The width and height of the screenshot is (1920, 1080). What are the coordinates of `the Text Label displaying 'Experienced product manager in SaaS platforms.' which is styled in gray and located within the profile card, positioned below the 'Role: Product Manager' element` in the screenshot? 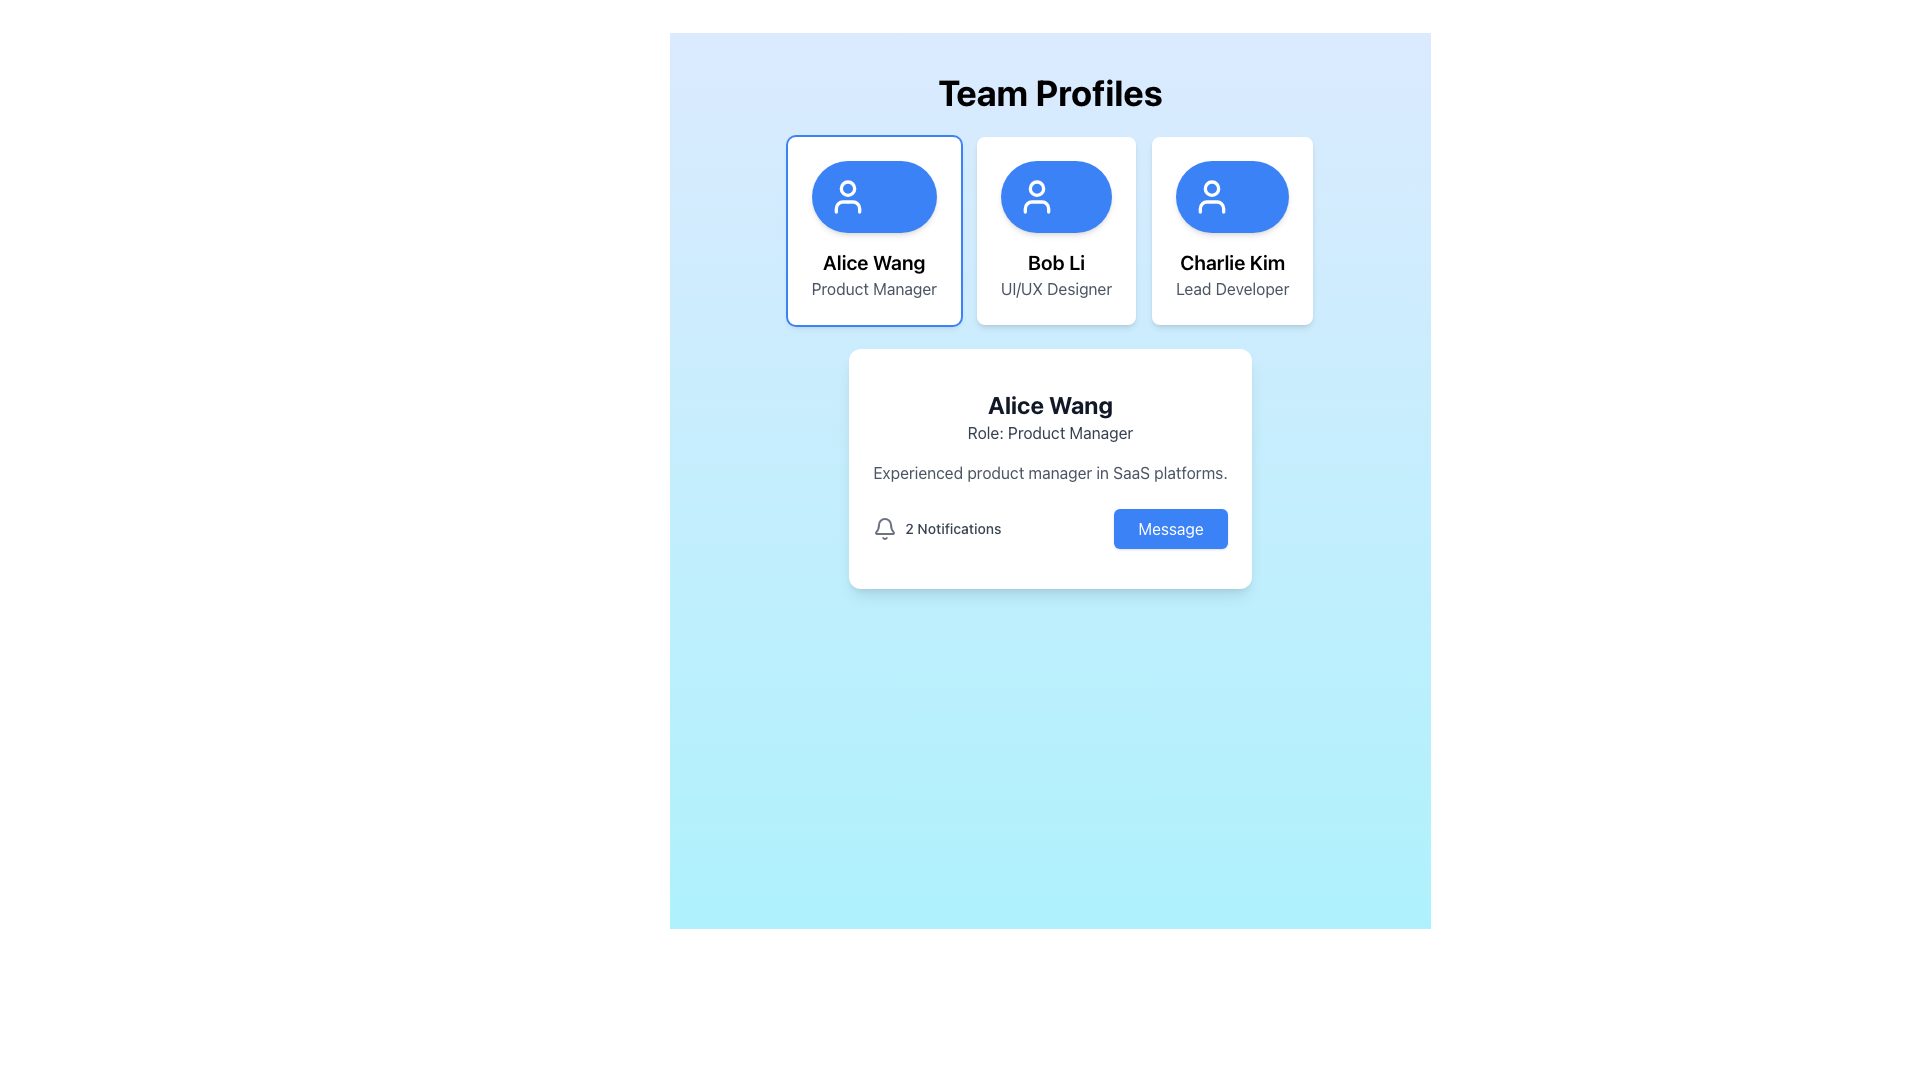 It's located at (1049, 473).